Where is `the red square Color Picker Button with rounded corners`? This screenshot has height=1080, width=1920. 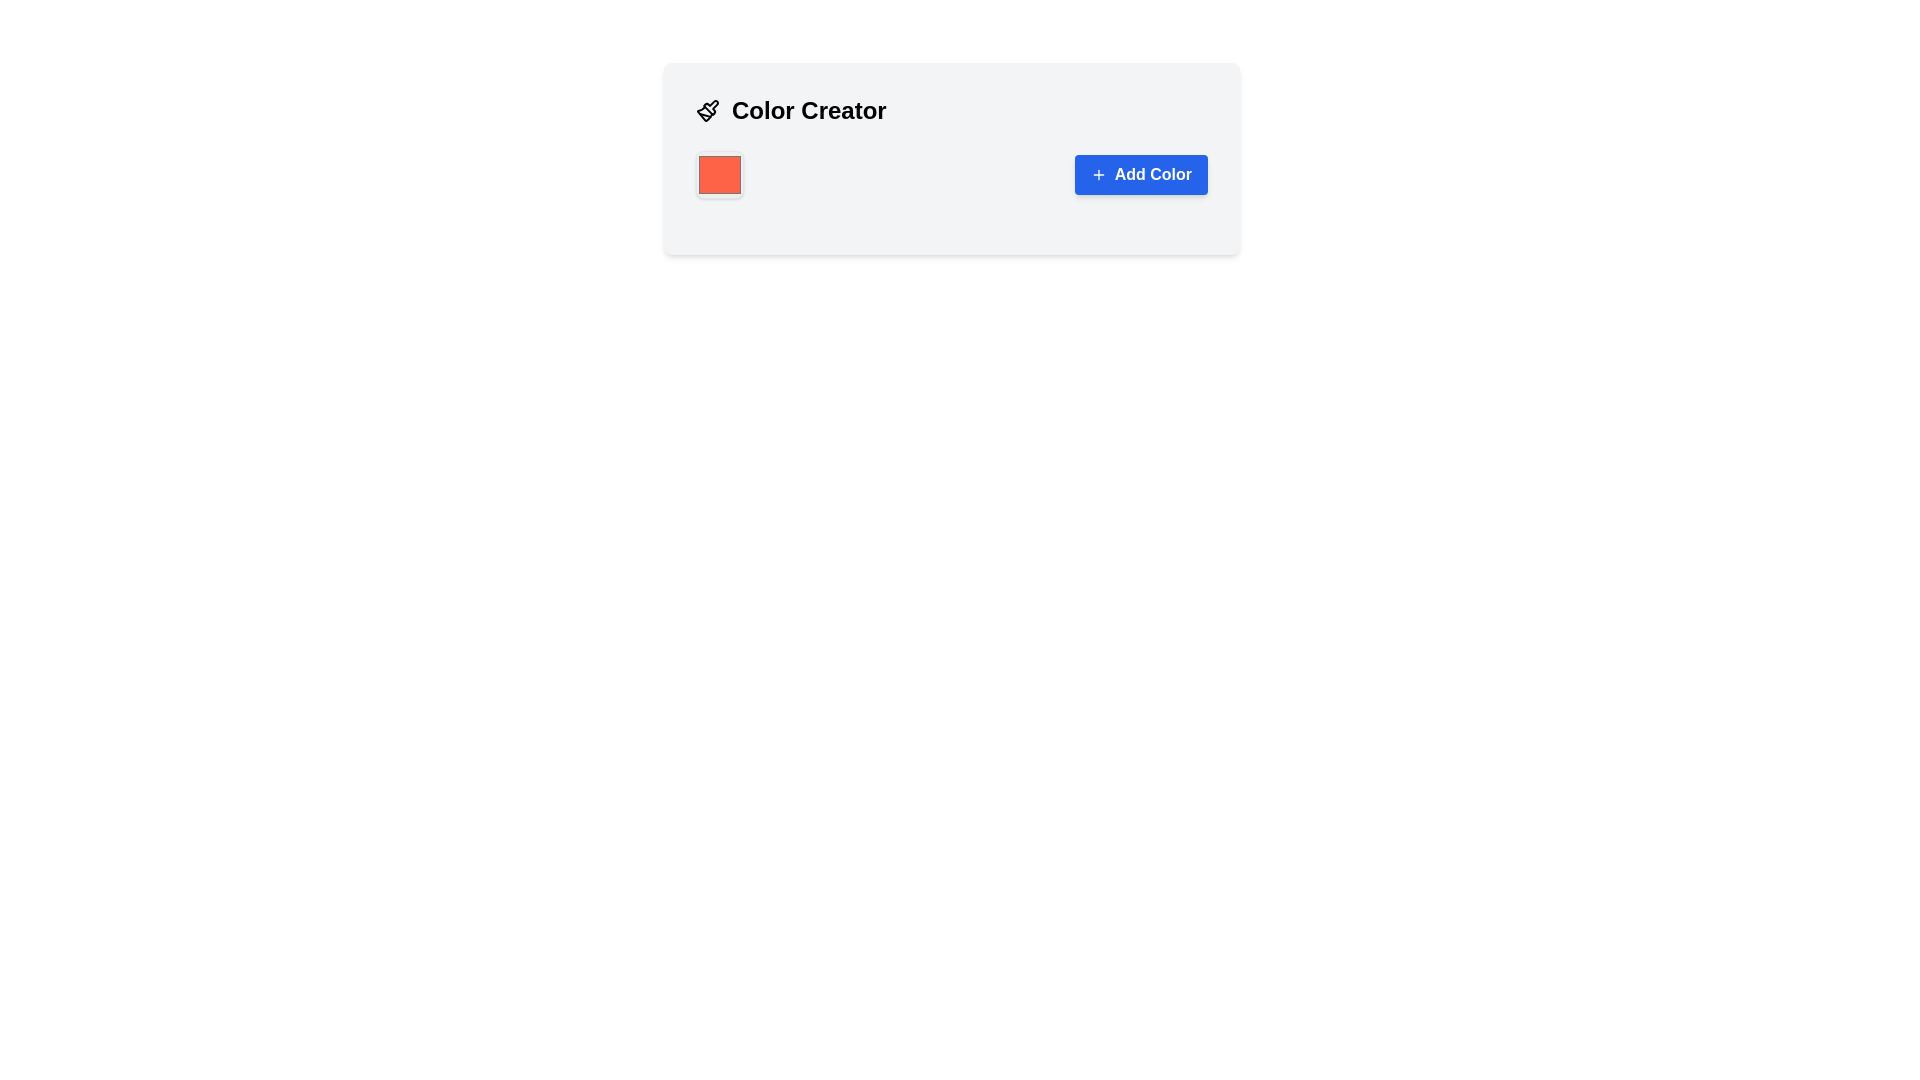
the red square Color Picker Button with rounded corners is located at coordinates (720, 173).